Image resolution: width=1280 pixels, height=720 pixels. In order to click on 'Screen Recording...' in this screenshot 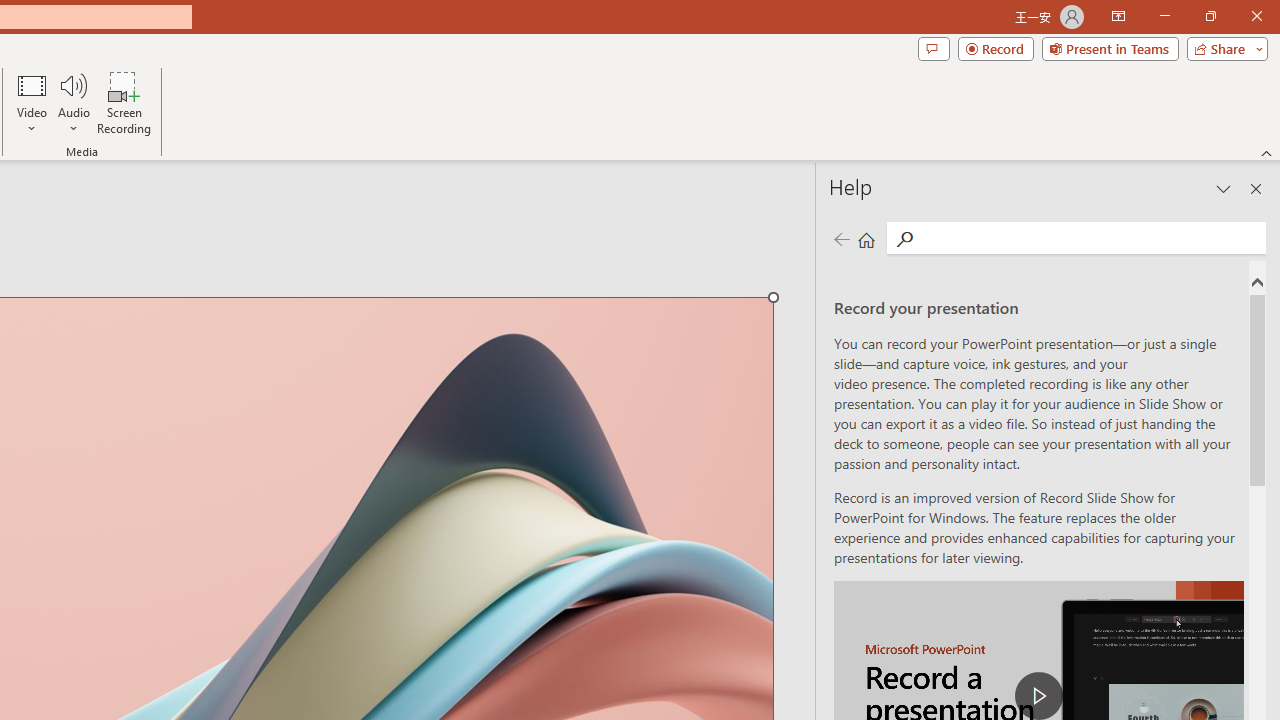, I will do `click(123, 103)`.